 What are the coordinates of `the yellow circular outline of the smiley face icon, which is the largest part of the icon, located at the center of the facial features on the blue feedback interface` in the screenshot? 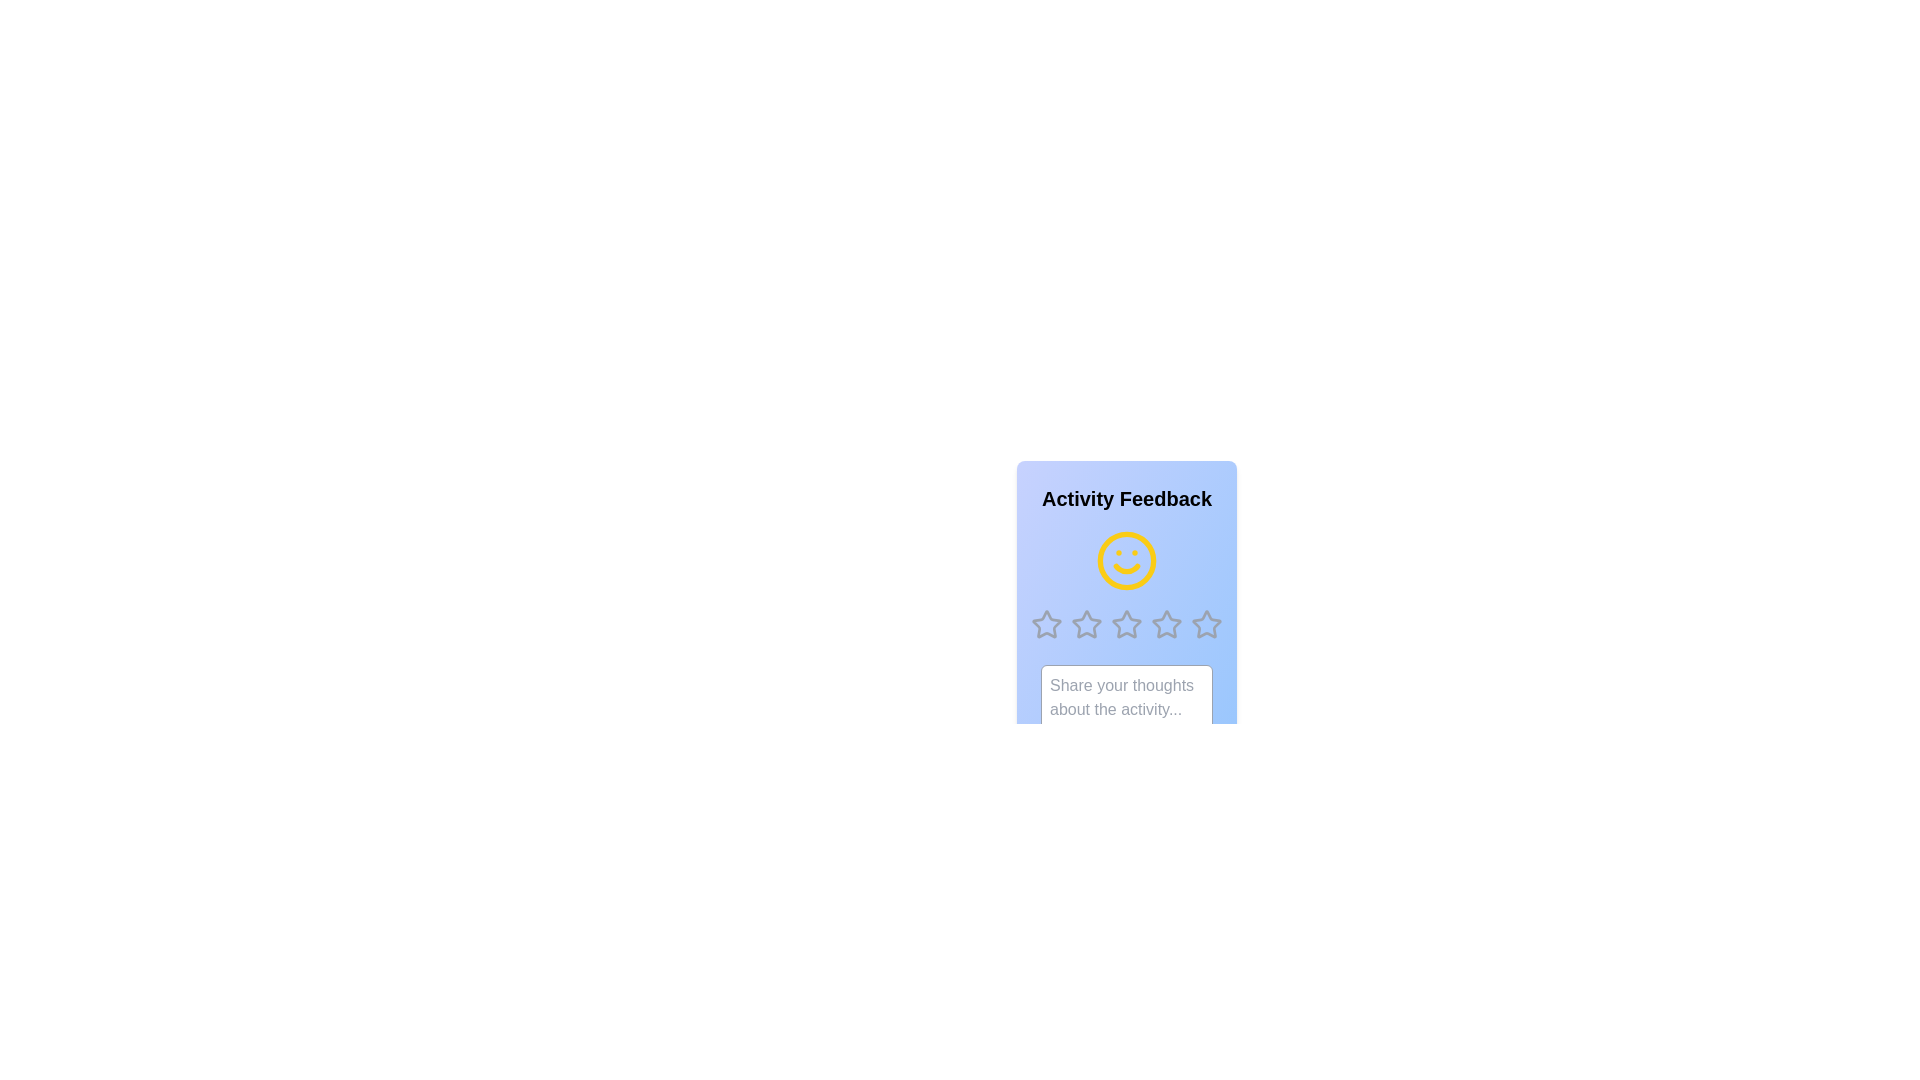 It's located at (1127, 560).